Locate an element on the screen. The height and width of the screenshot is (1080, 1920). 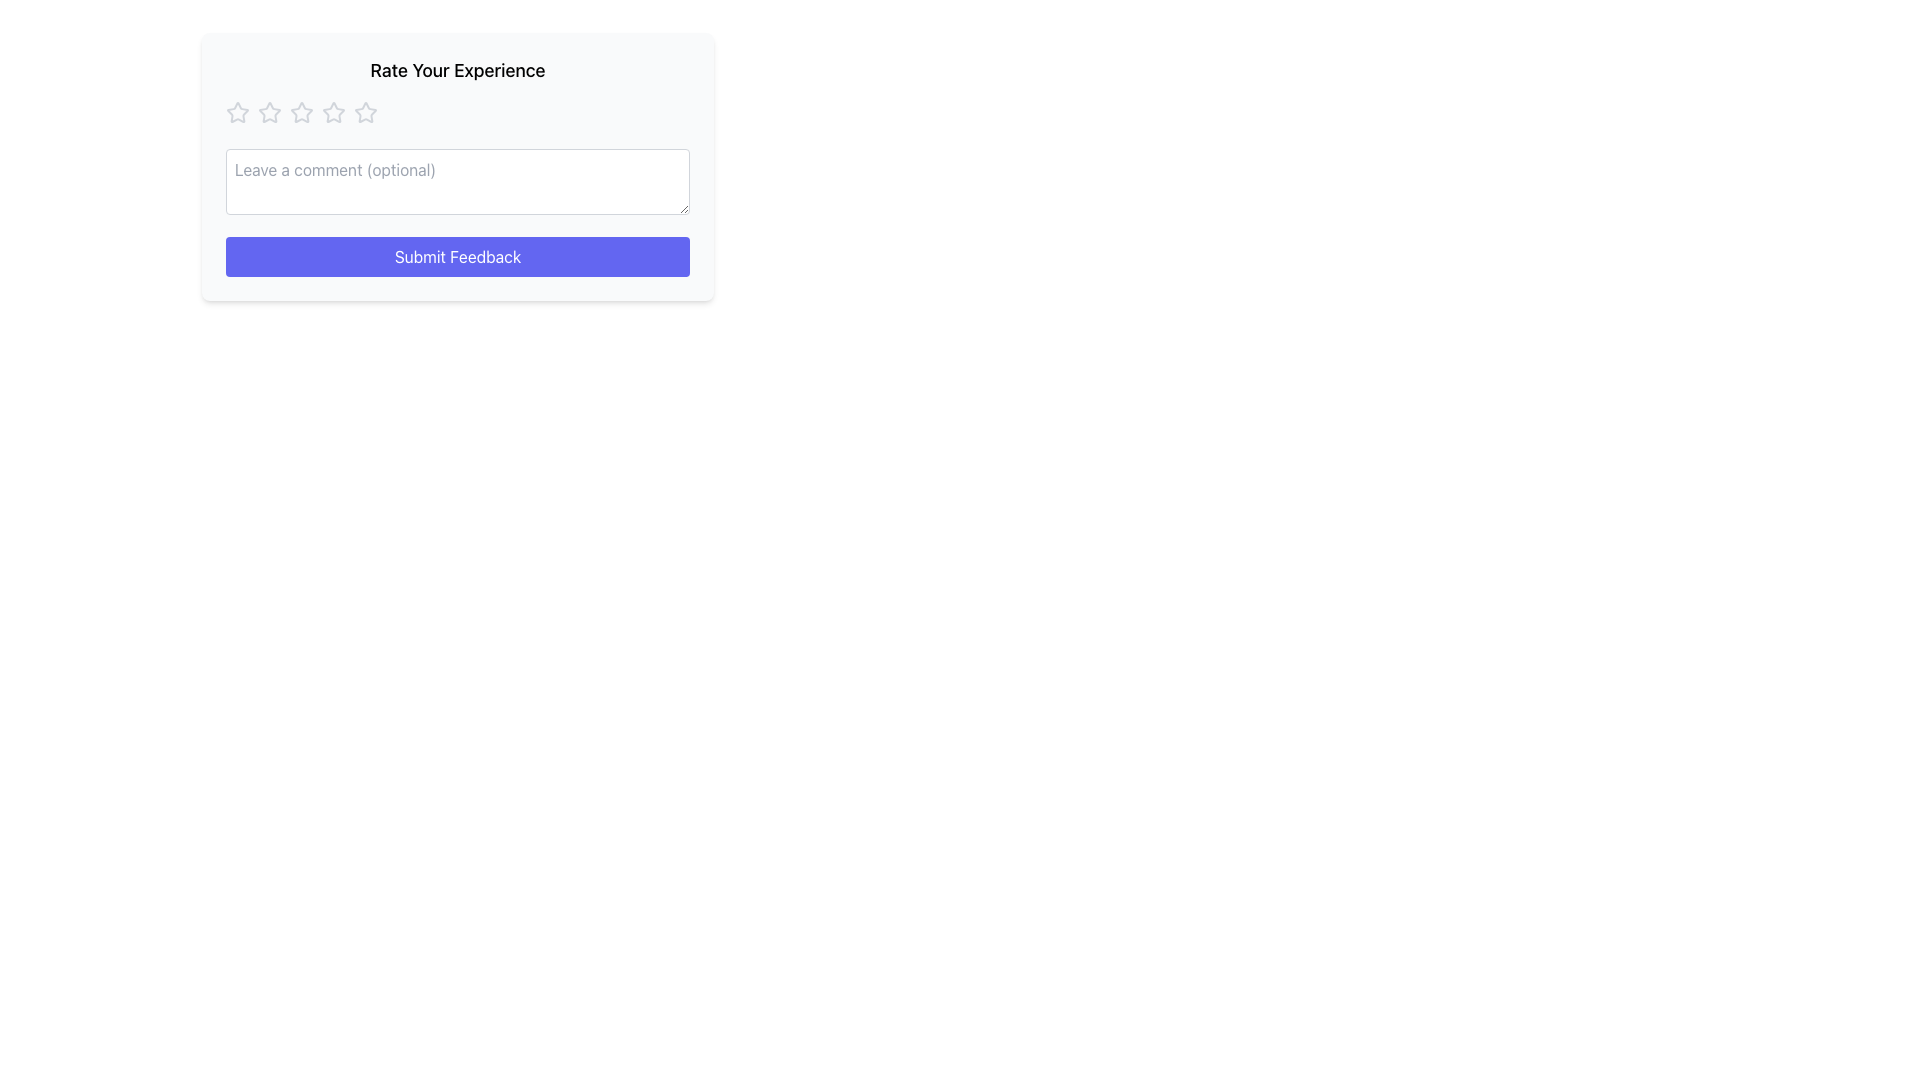
the fourth star in the 5-star rating system is located at coordinates (365, 112).